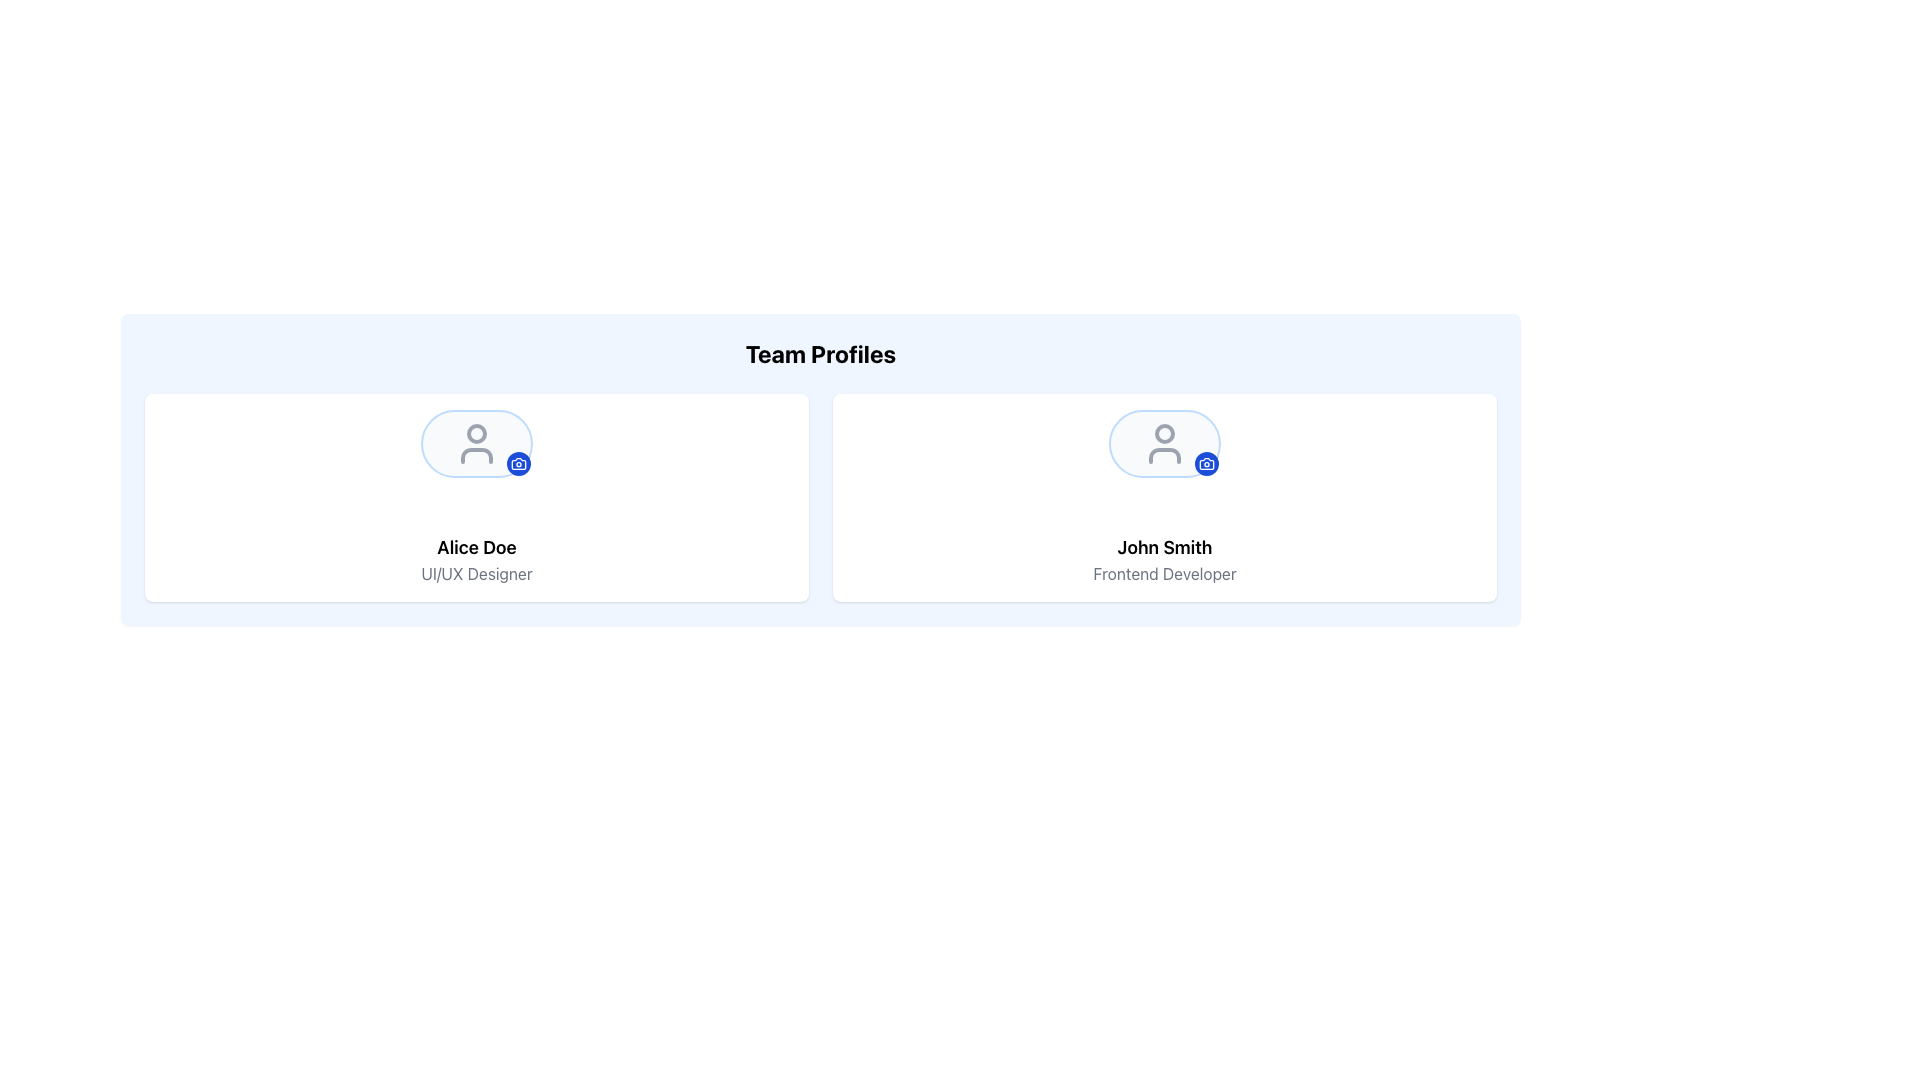 Image resolution: width=1920 pixels, height=1080 pixels. What do you see at coordinates (1205, 463) in the screenshot?
I see `the camera icon located in the profile block of John Smith, near the top-right corner of his profile picture` at bounding box center [1205, 463].